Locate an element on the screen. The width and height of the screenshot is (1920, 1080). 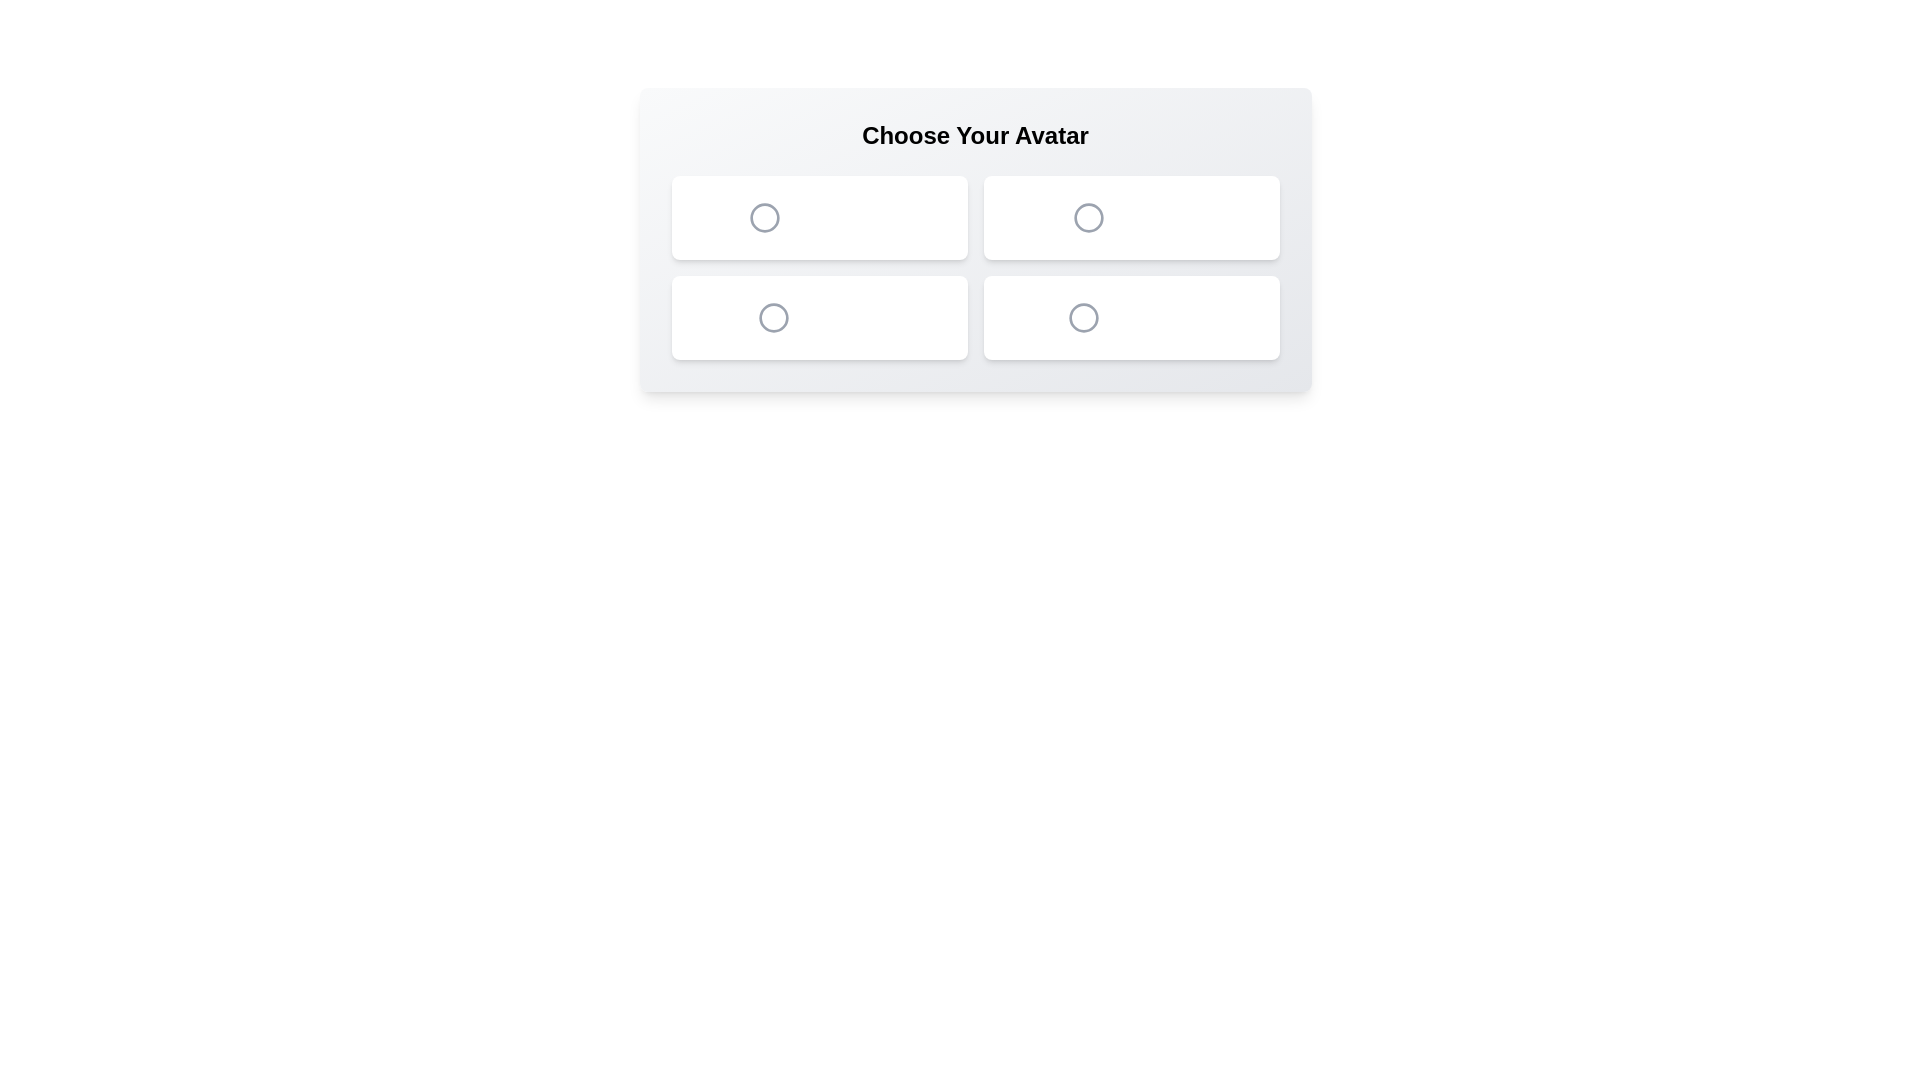
the circular indicator in the second column of the top row within the grid of card-like components is located at coordinates (1088, 218).